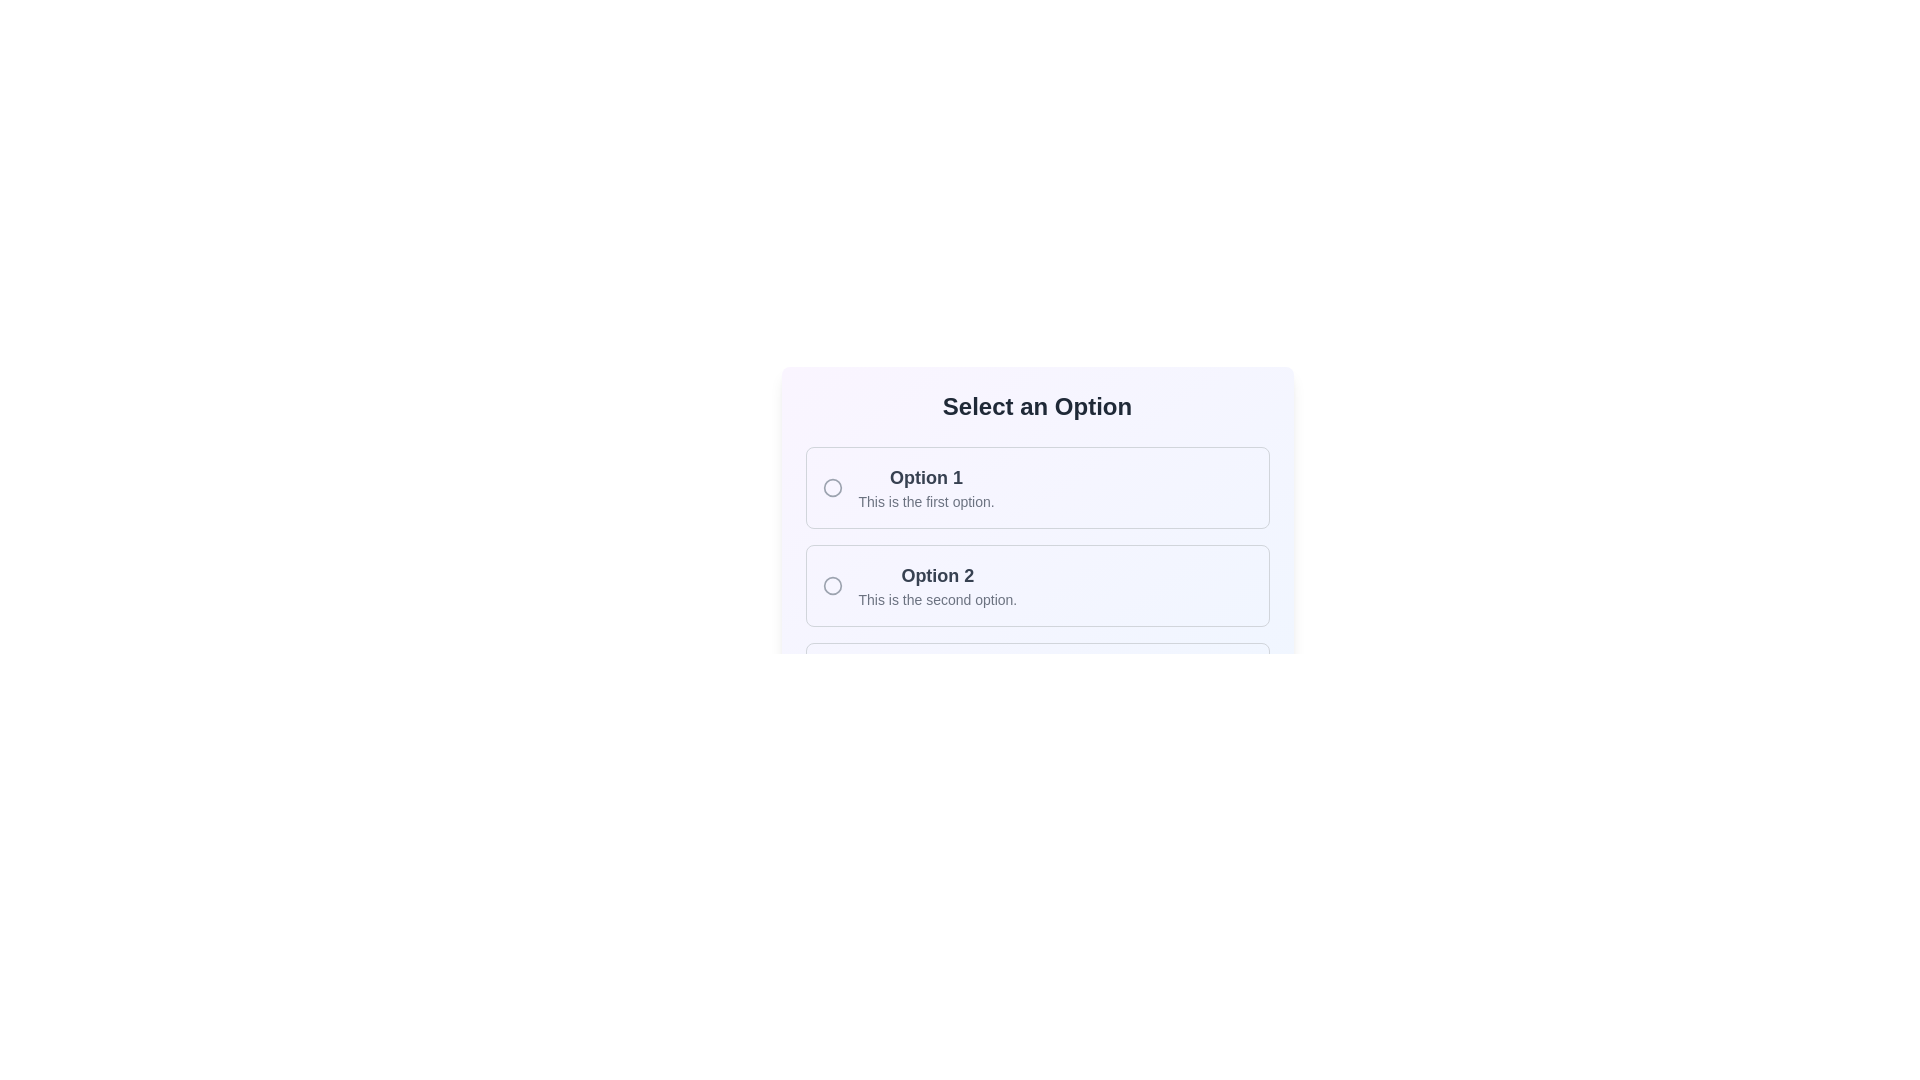  What do you see at coordinates (1037, 497) in the screenshot?
I see `the radio button options in the 'Select an Option' form section` at bounding box center [1037, 497].